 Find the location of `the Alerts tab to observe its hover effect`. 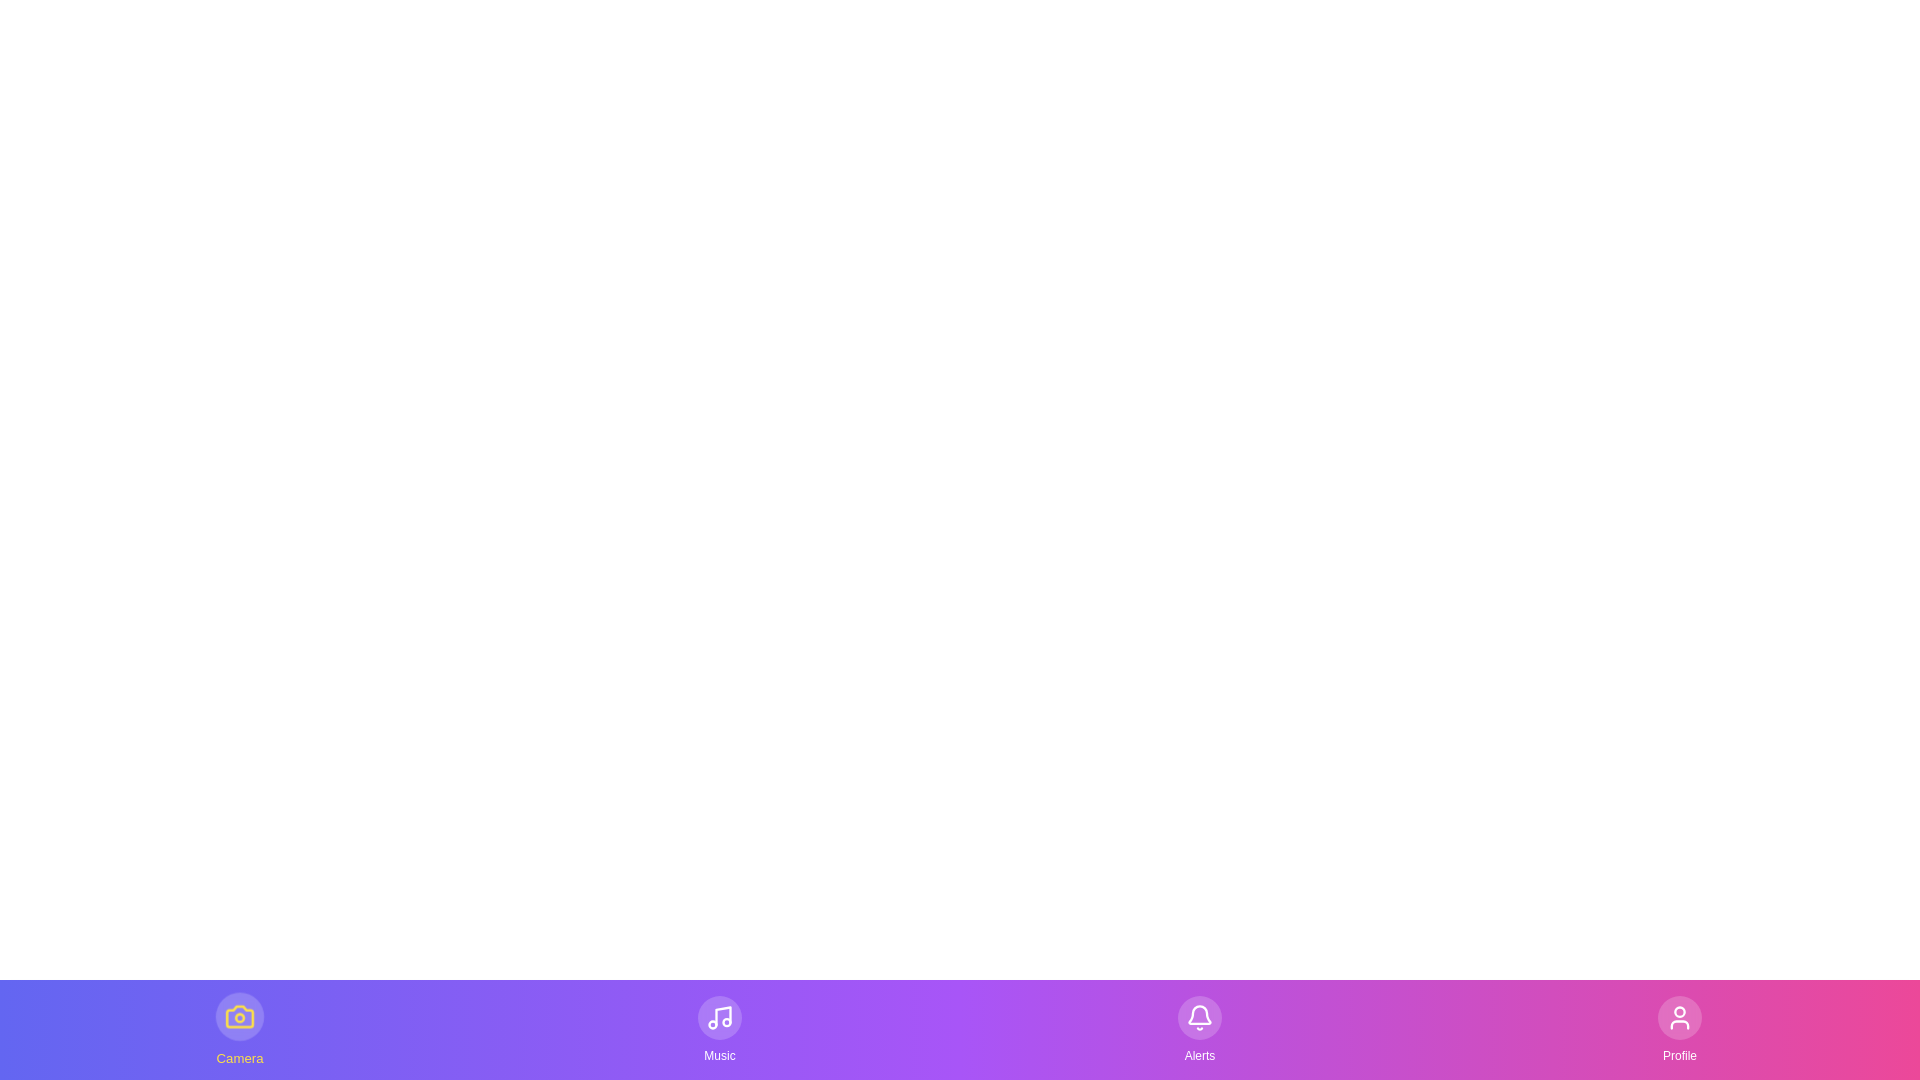

the Alerts tab to observe its hover effect is located at coordinates (1200, 1029).